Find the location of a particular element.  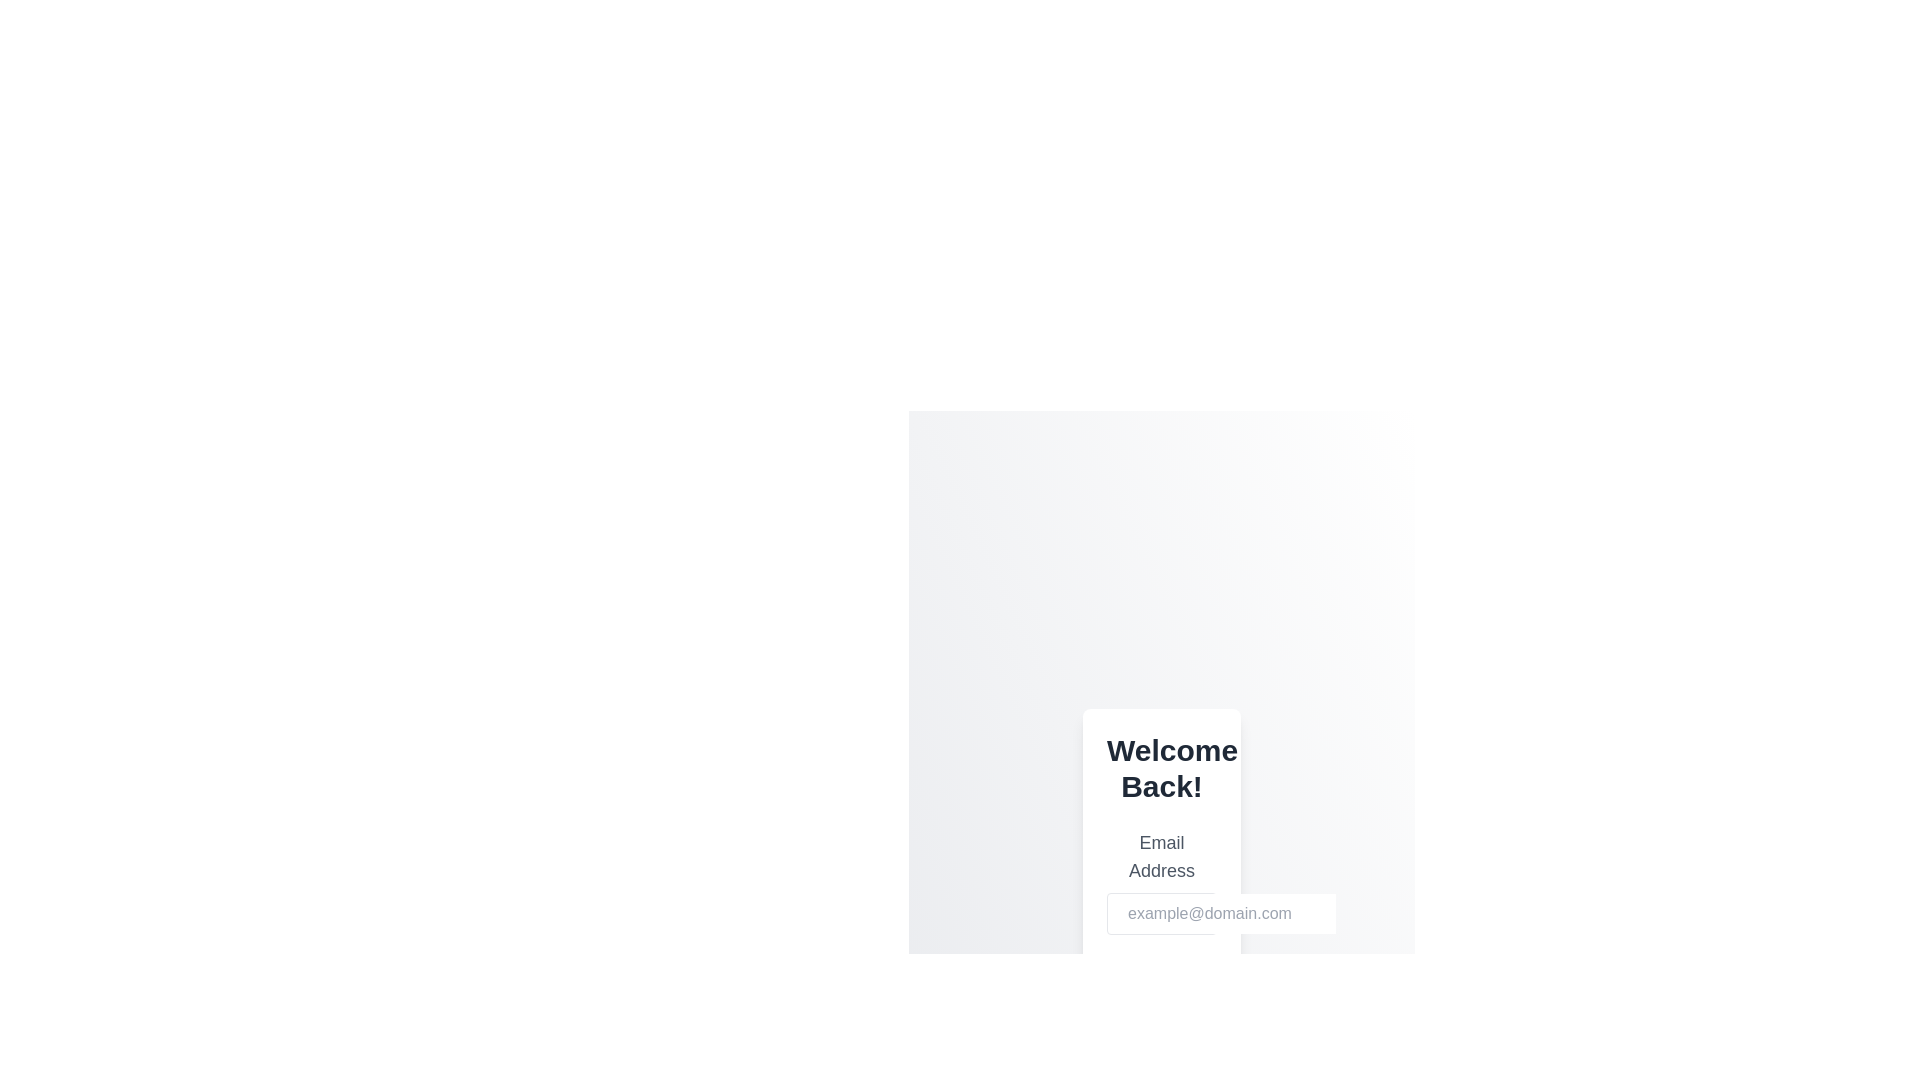

the email input field, which has a light gray background, rounded corners, and displays the placeholder text 'example@domain.com' is located at coordinates (1227, 914).